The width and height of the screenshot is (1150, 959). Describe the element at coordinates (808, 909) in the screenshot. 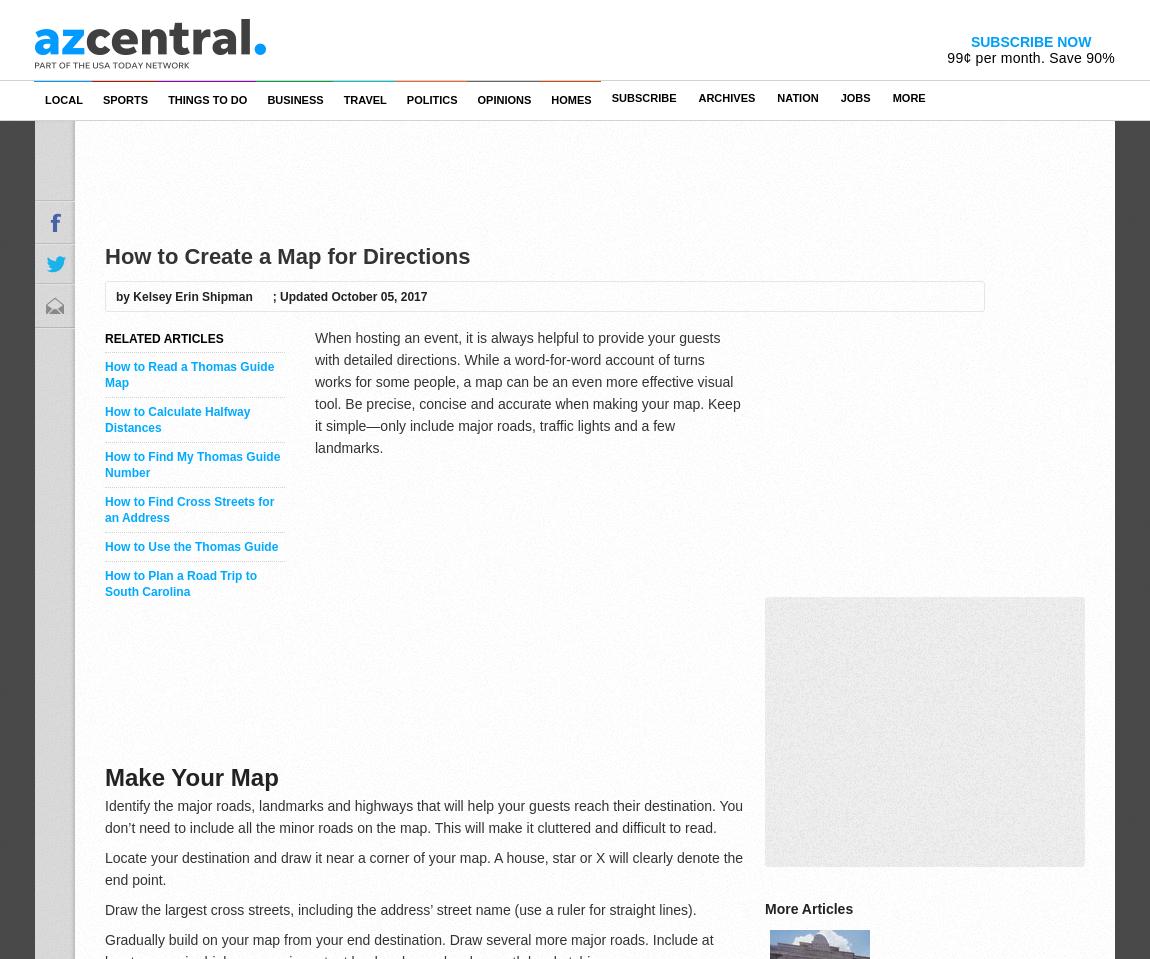

I see `'More Articles'` at that location.